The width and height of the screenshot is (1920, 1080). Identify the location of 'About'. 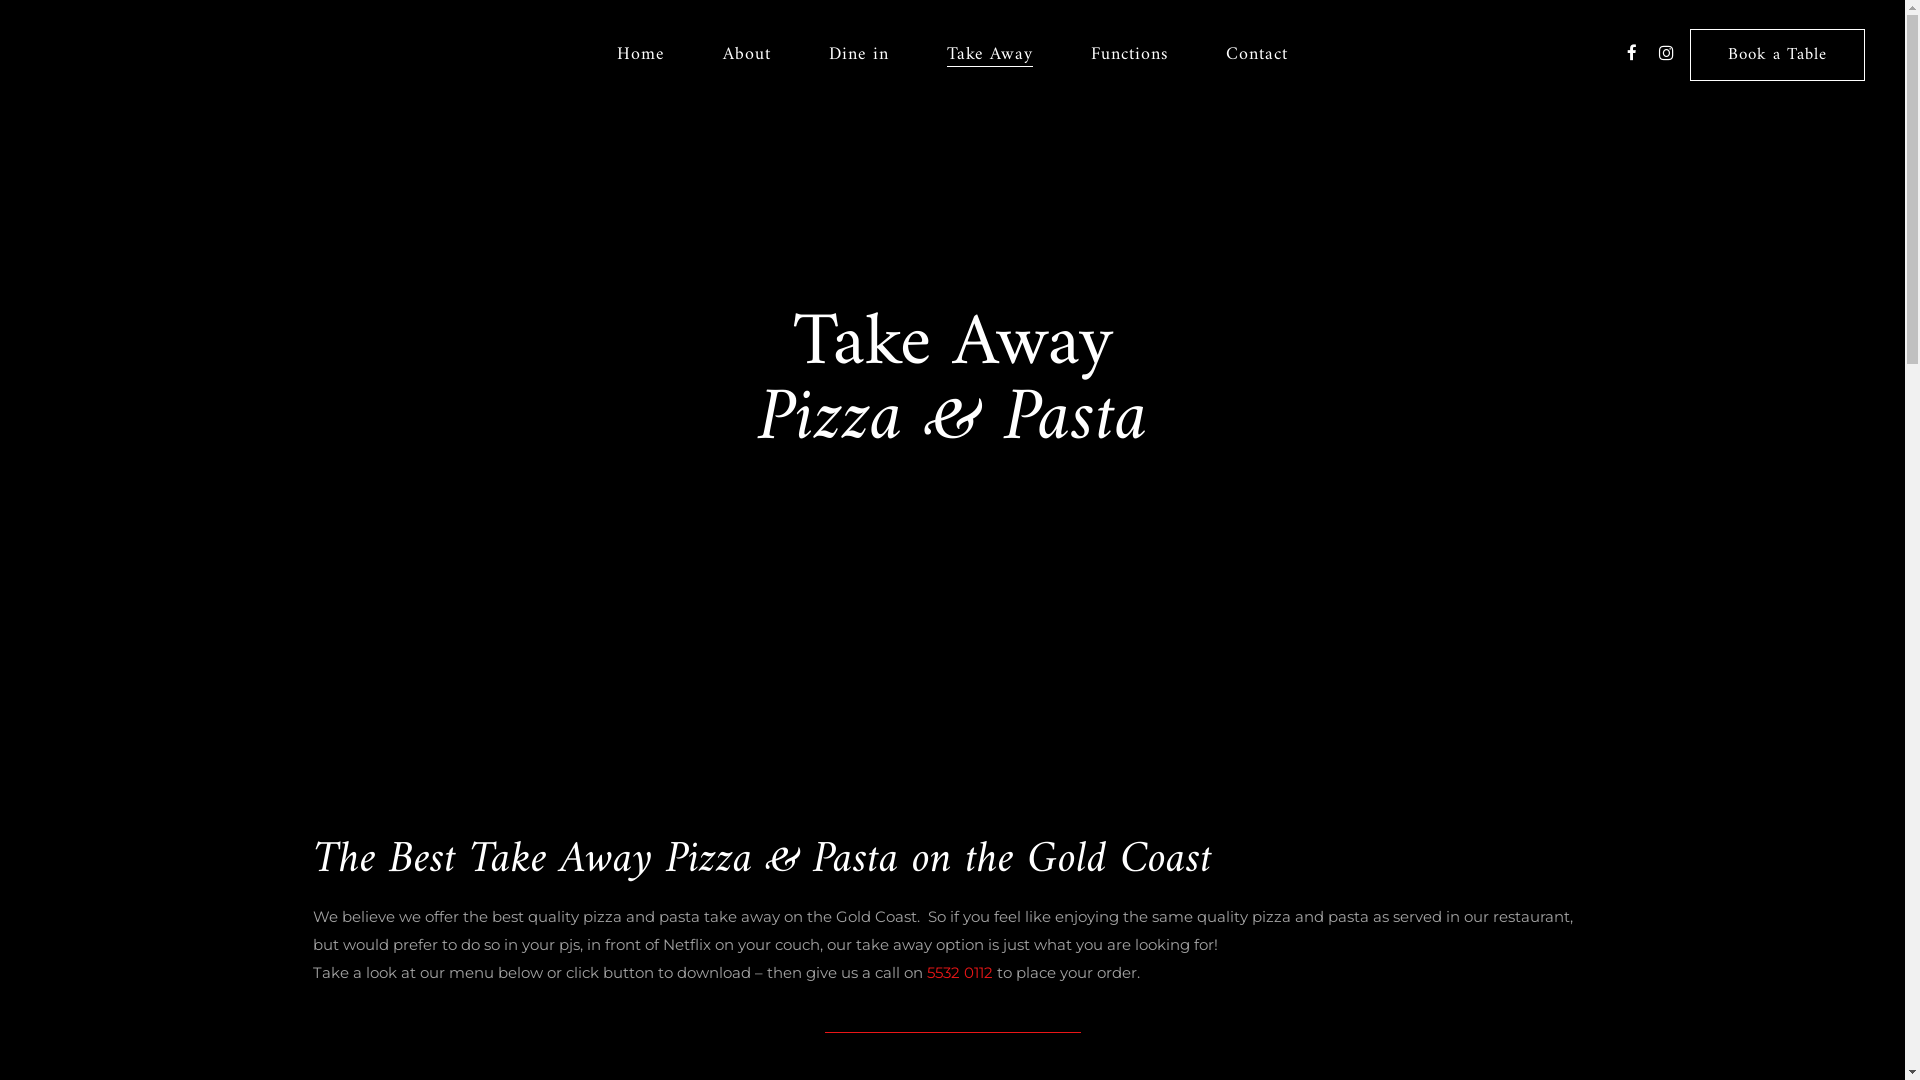
(694, 53).